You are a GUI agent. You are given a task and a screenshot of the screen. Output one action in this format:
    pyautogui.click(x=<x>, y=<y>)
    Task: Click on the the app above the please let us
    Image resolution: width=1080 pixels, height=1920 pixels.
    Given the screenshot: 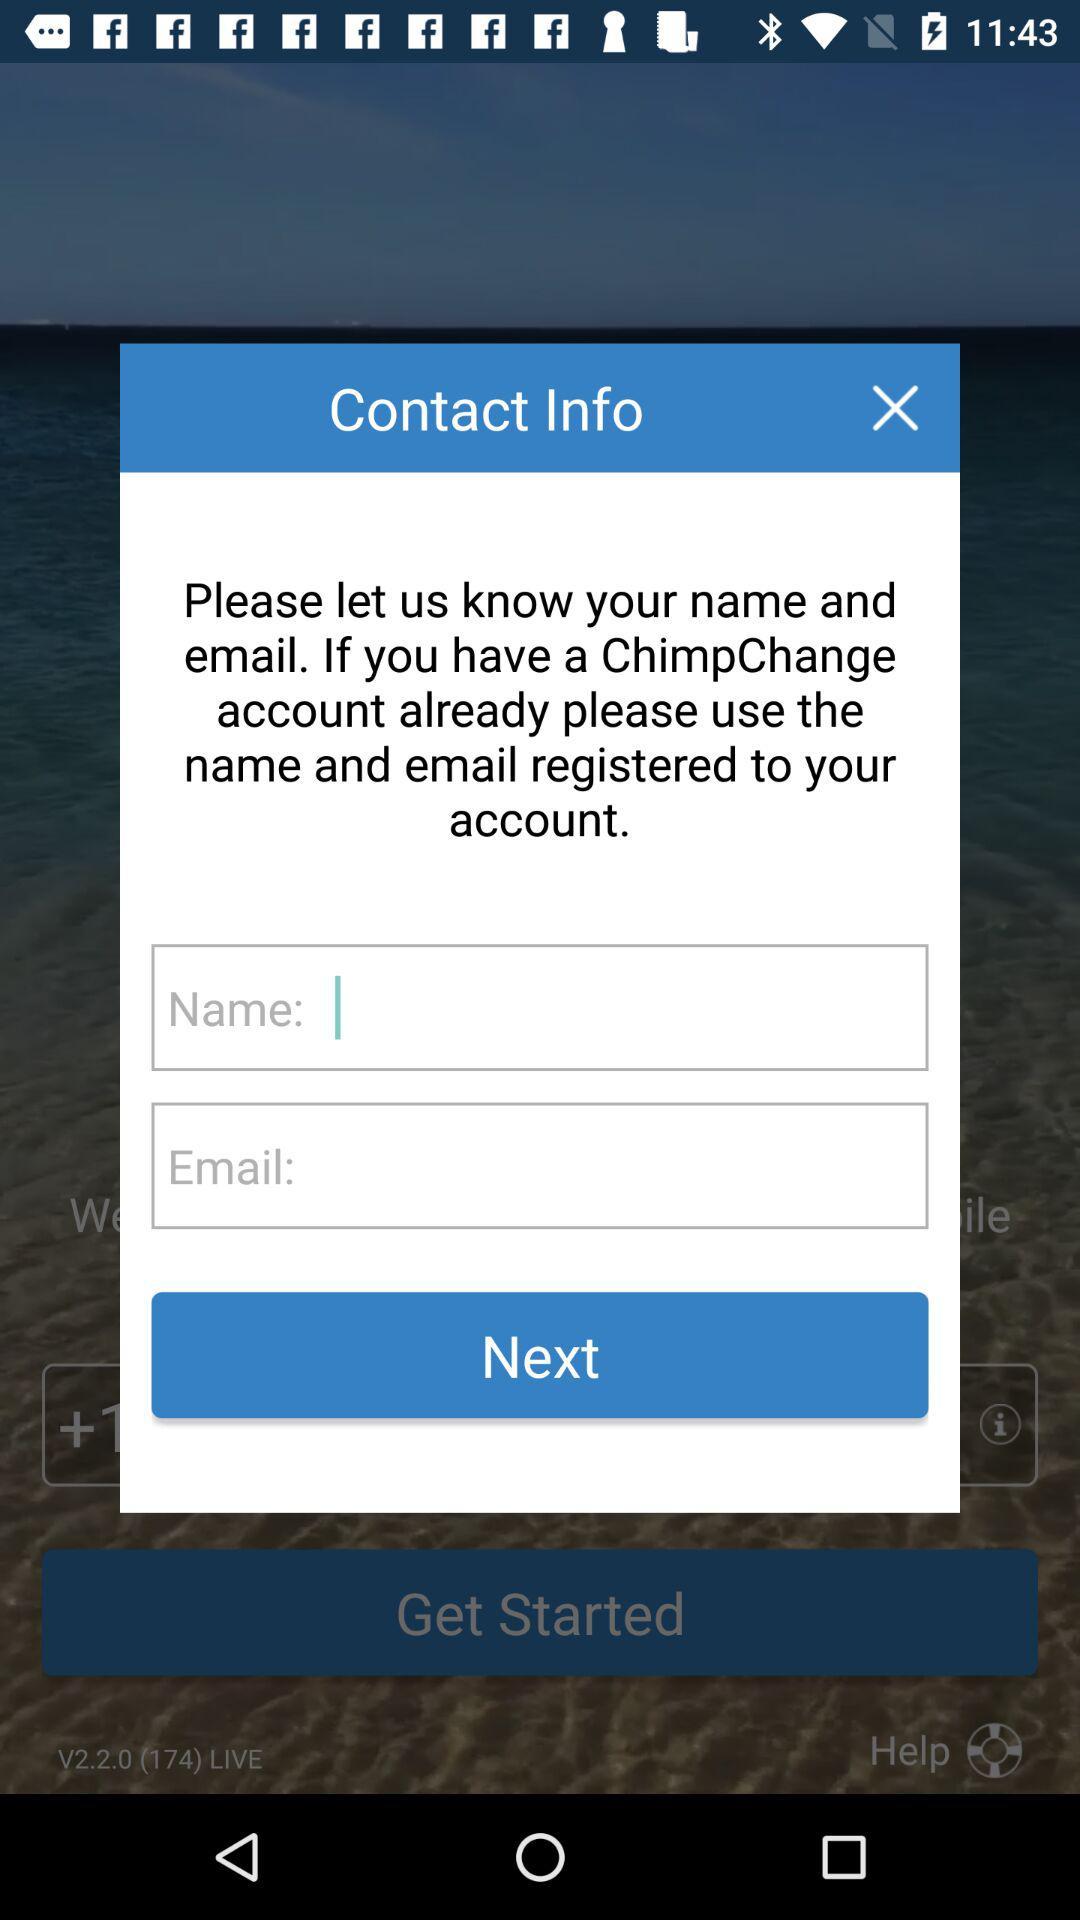 What is the action you would take?
    pyautogui.click(x=894, y=407)
    